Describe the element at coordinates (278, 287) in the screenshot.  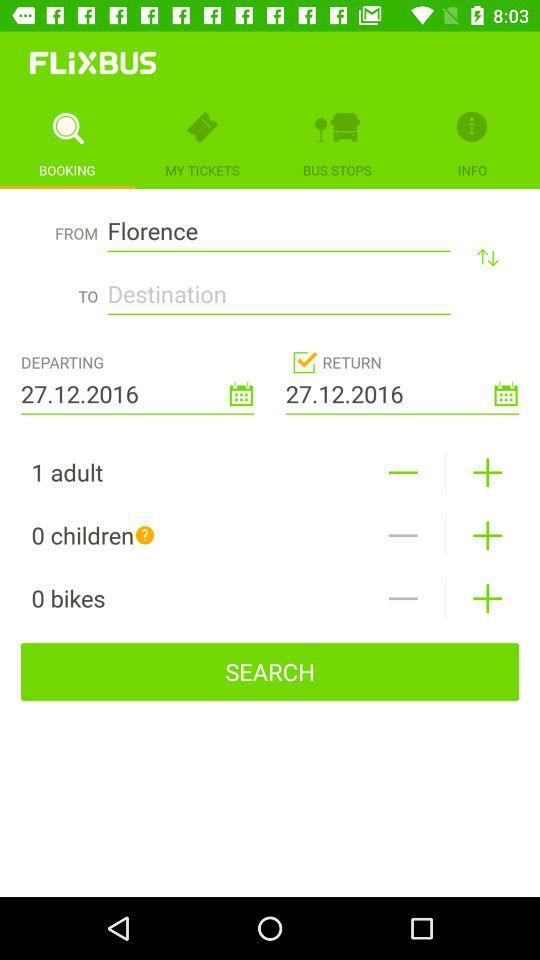
I see `input destination` at that location.